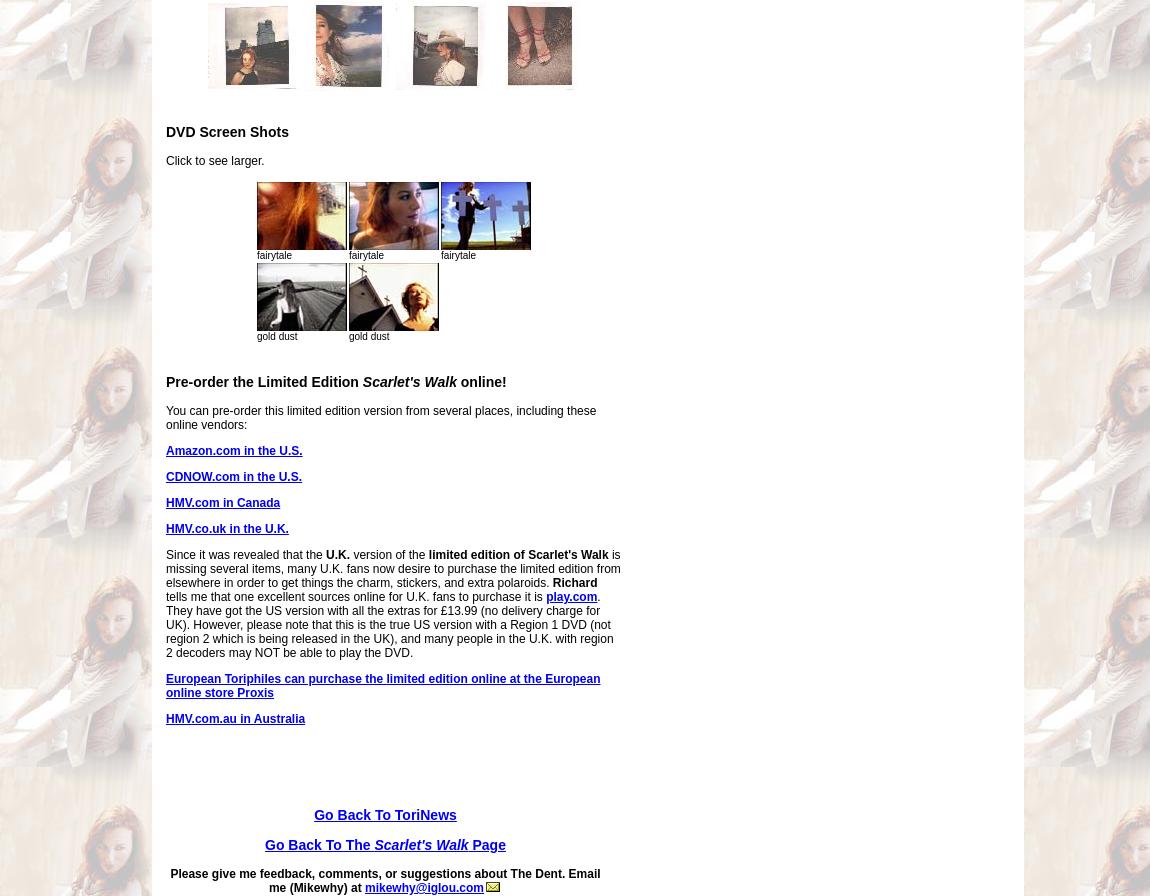 This screenshot has width=1150, height=896. Describe the element at coordinates (389, 624) in the screenshot. I see `'. They have got the US version with all the extras for £13.99 (no delivery charge for UK). However, please note that this is the true US version with a Region 1 DVD (not region 2 which is being released in the UK), and many people in the U.K. with region 2 decoders may NOT be able to play the DVD.'` at that location.